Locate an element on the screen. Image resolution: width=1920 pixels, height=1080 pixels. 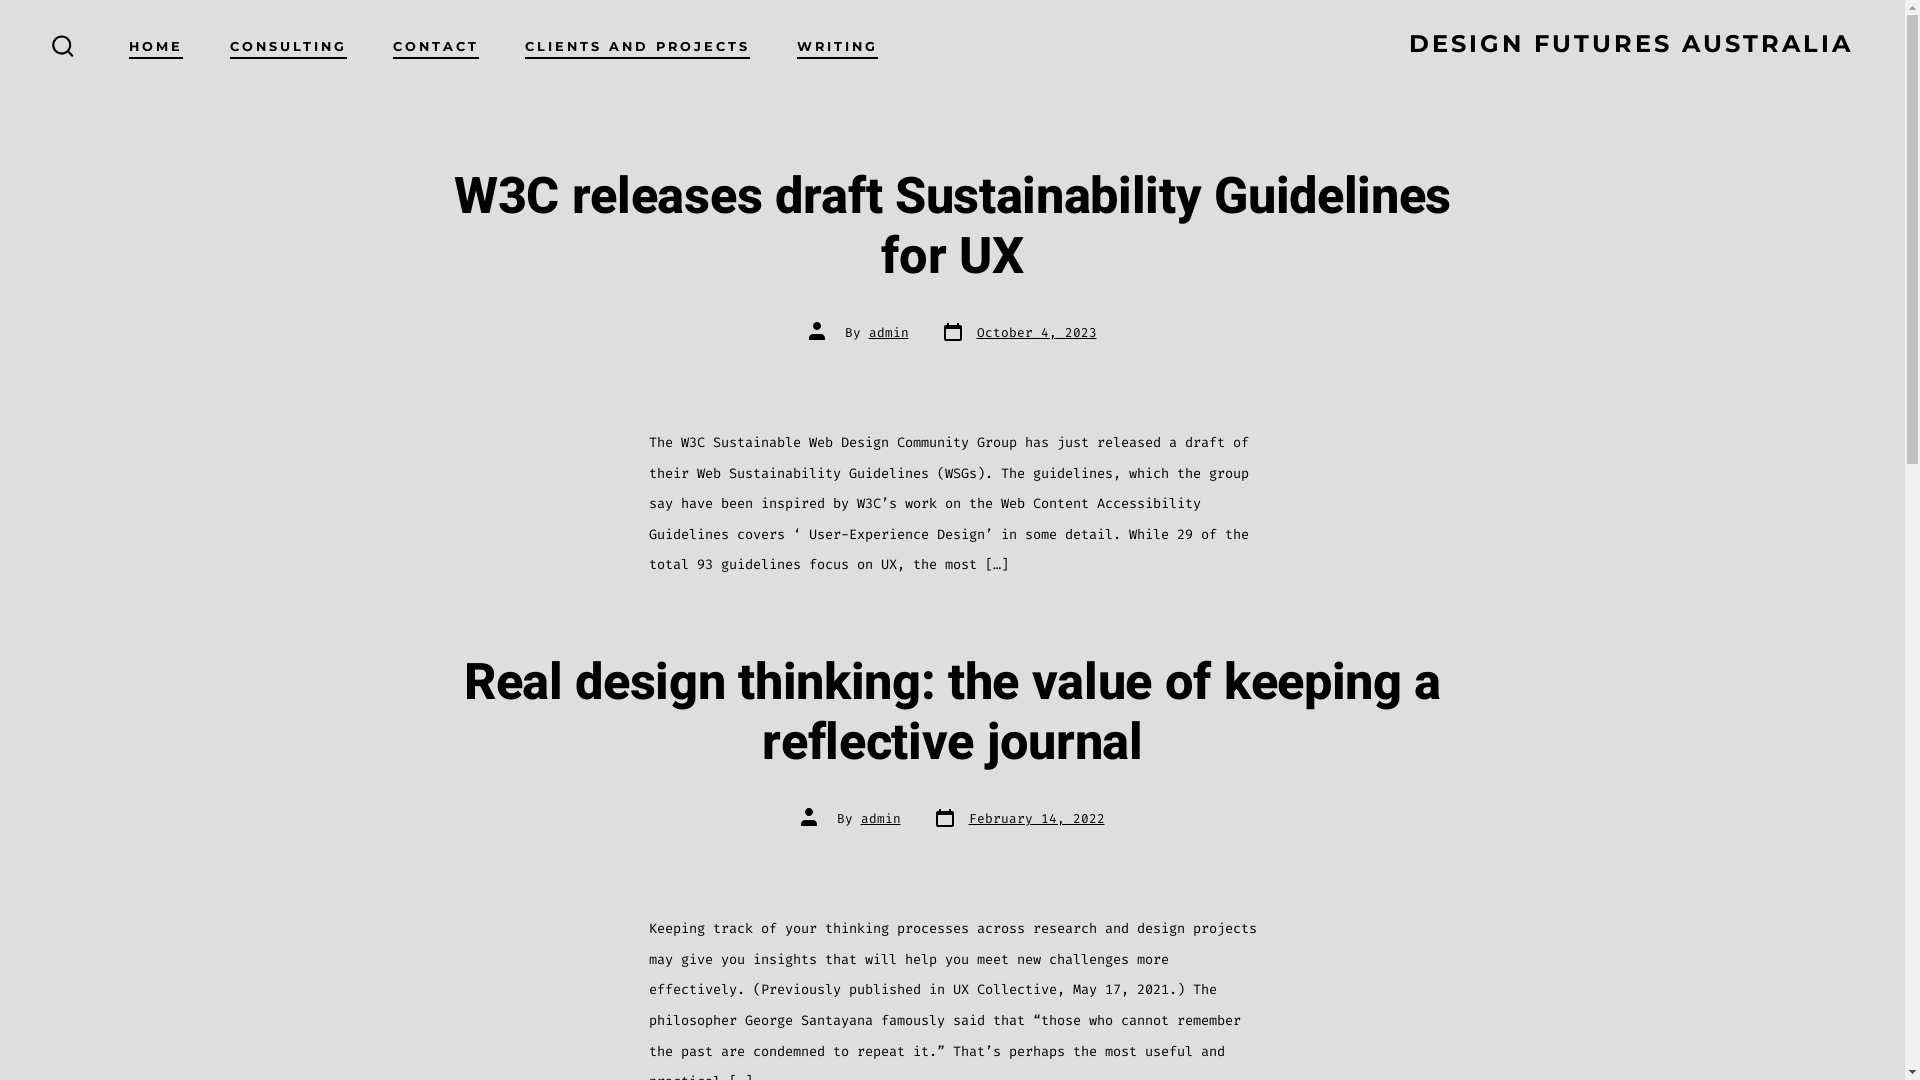
'Post date is located at coordinates (1017, 332).